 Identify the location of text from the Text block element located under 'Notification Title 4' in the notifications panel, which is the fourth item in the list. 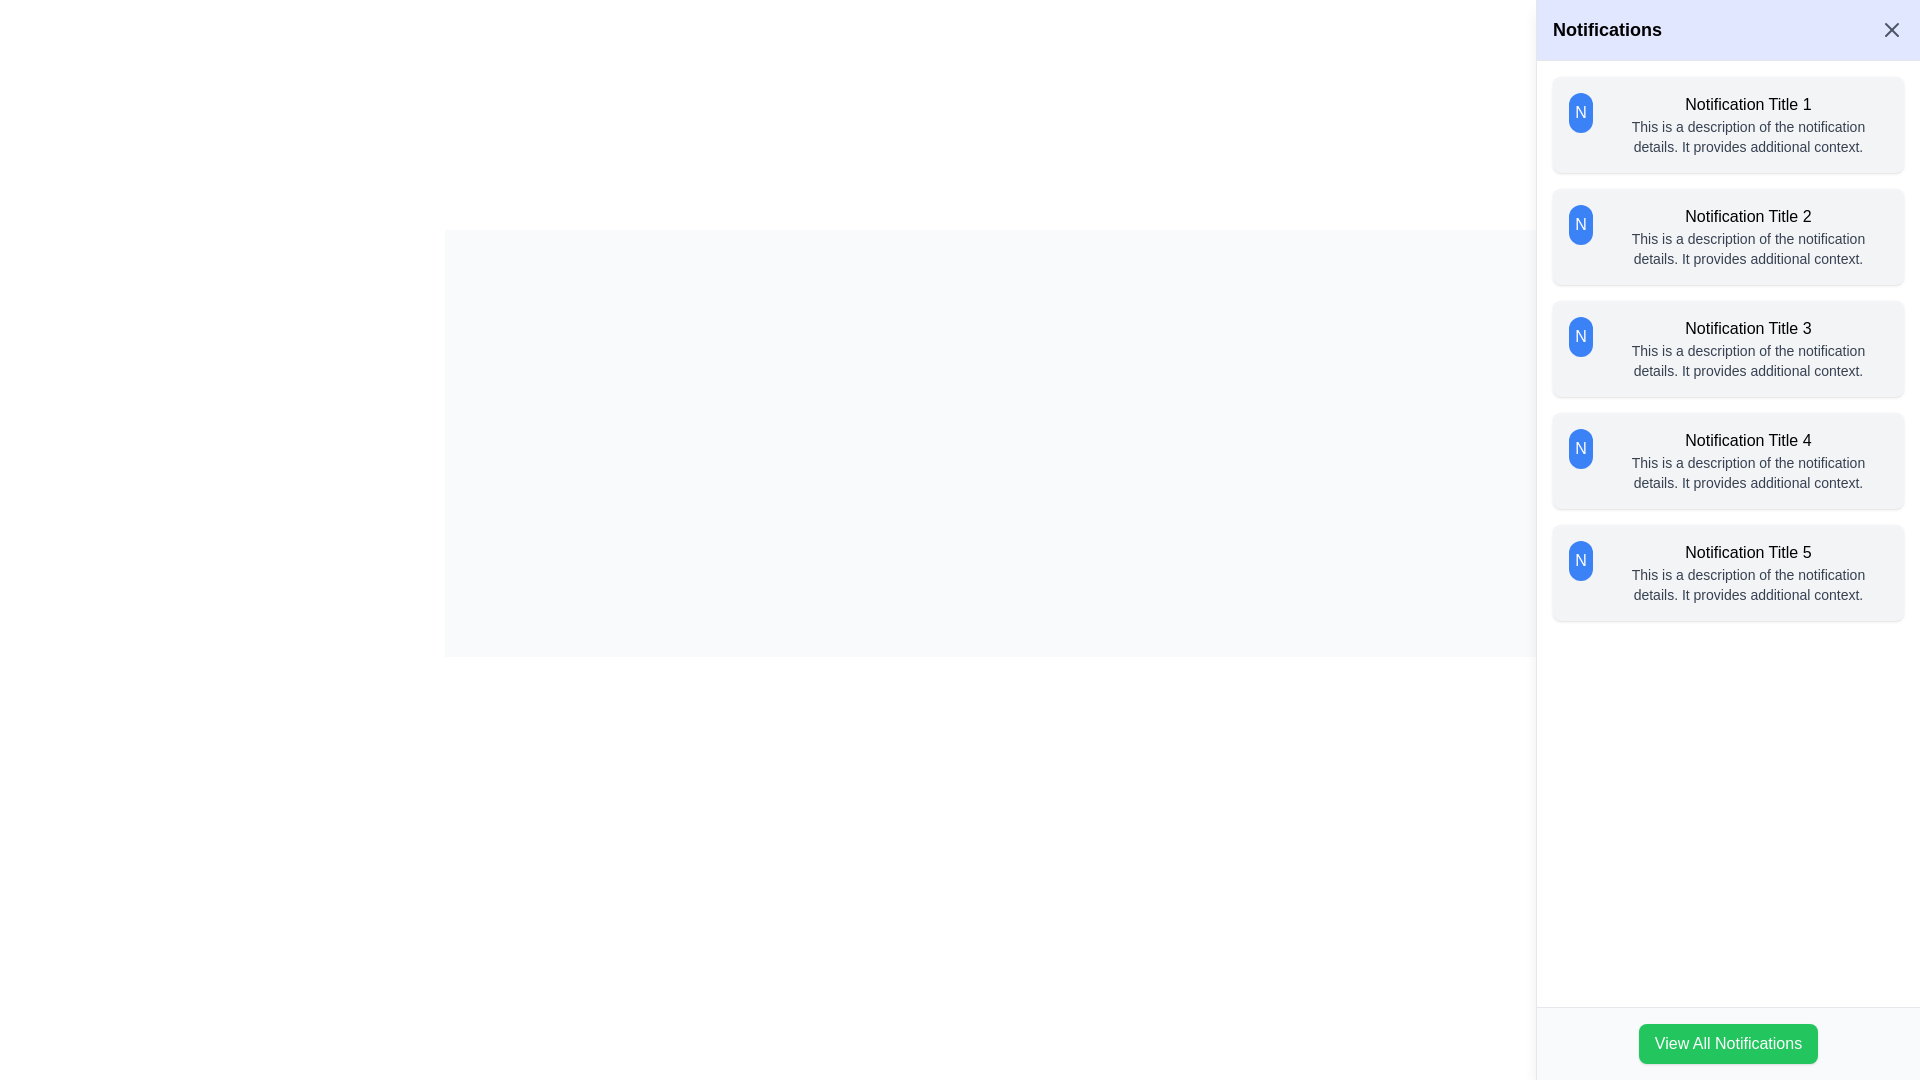
(1747, 473).